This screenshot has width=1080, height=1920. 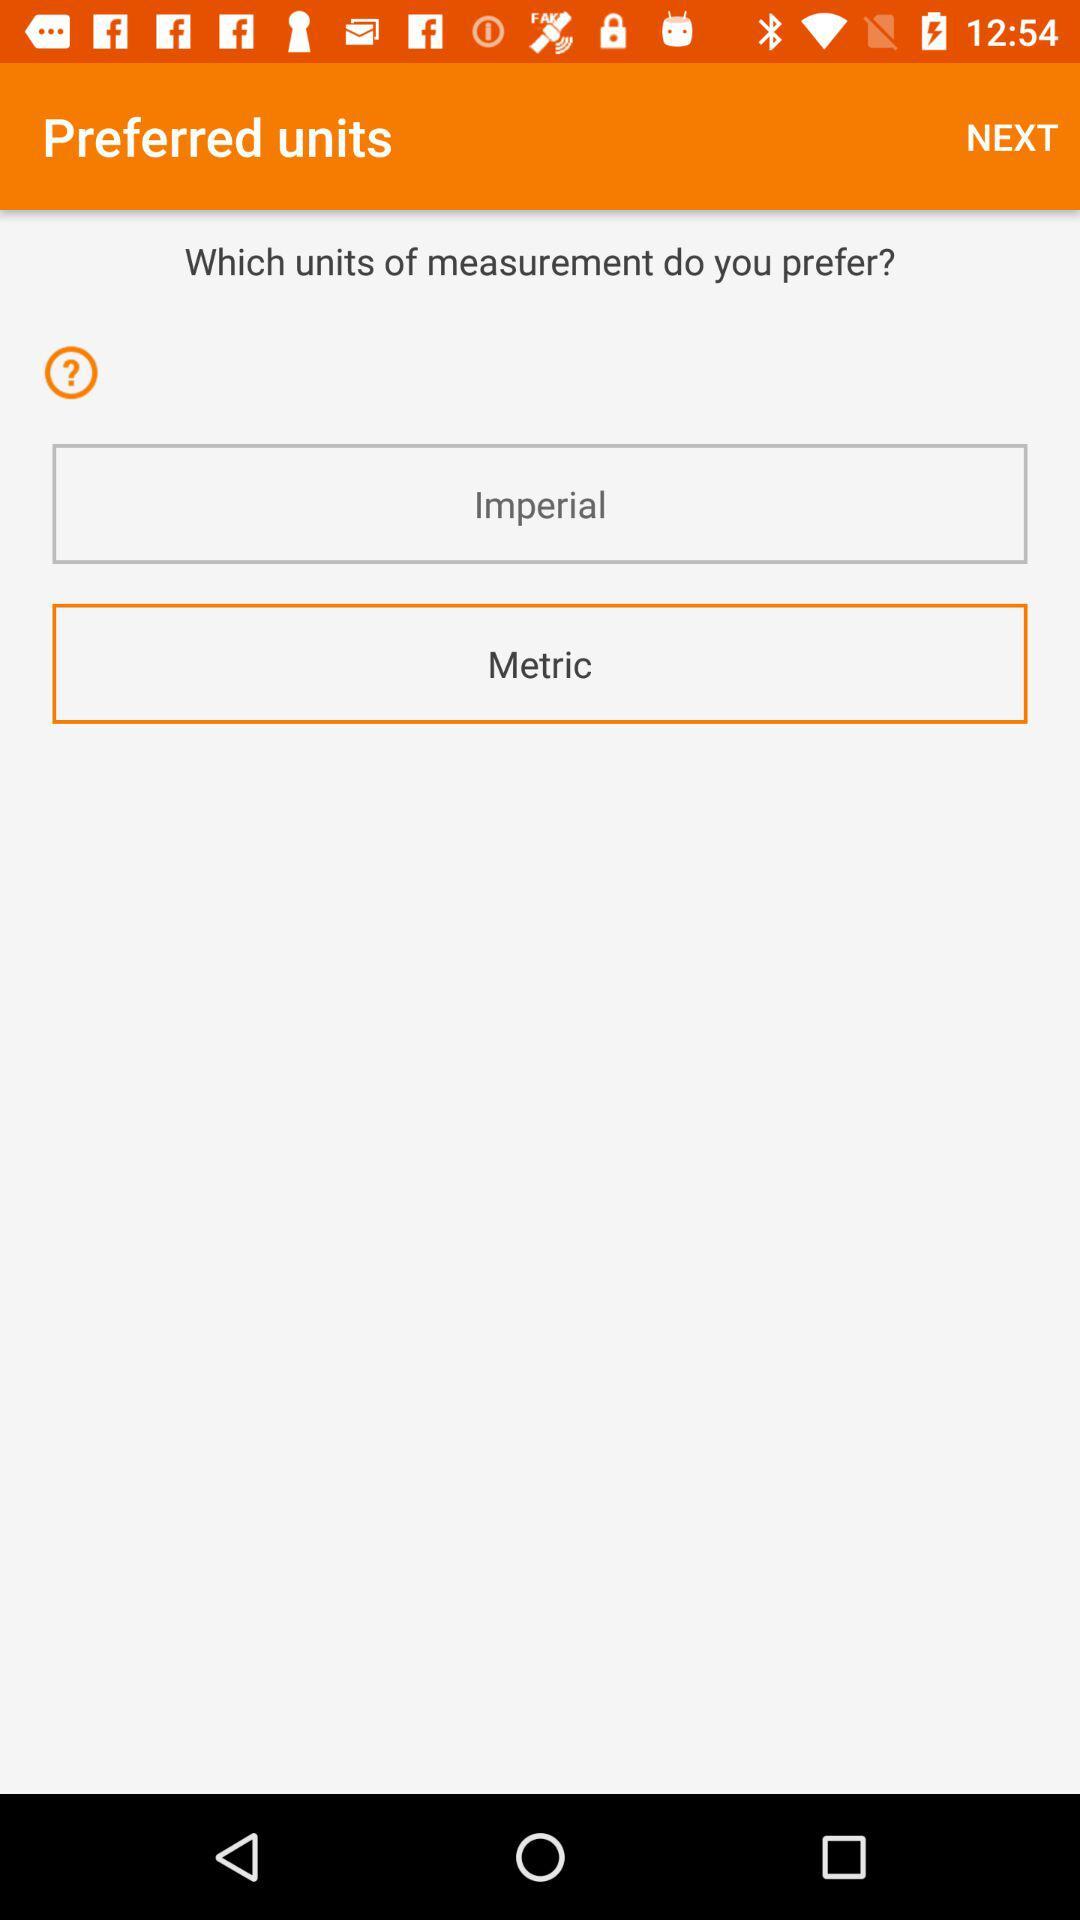 What do you see at coordinates (1012, 135) in the screenshot?
I see `the next at the top right corner` at bounding box center [1012, 135].